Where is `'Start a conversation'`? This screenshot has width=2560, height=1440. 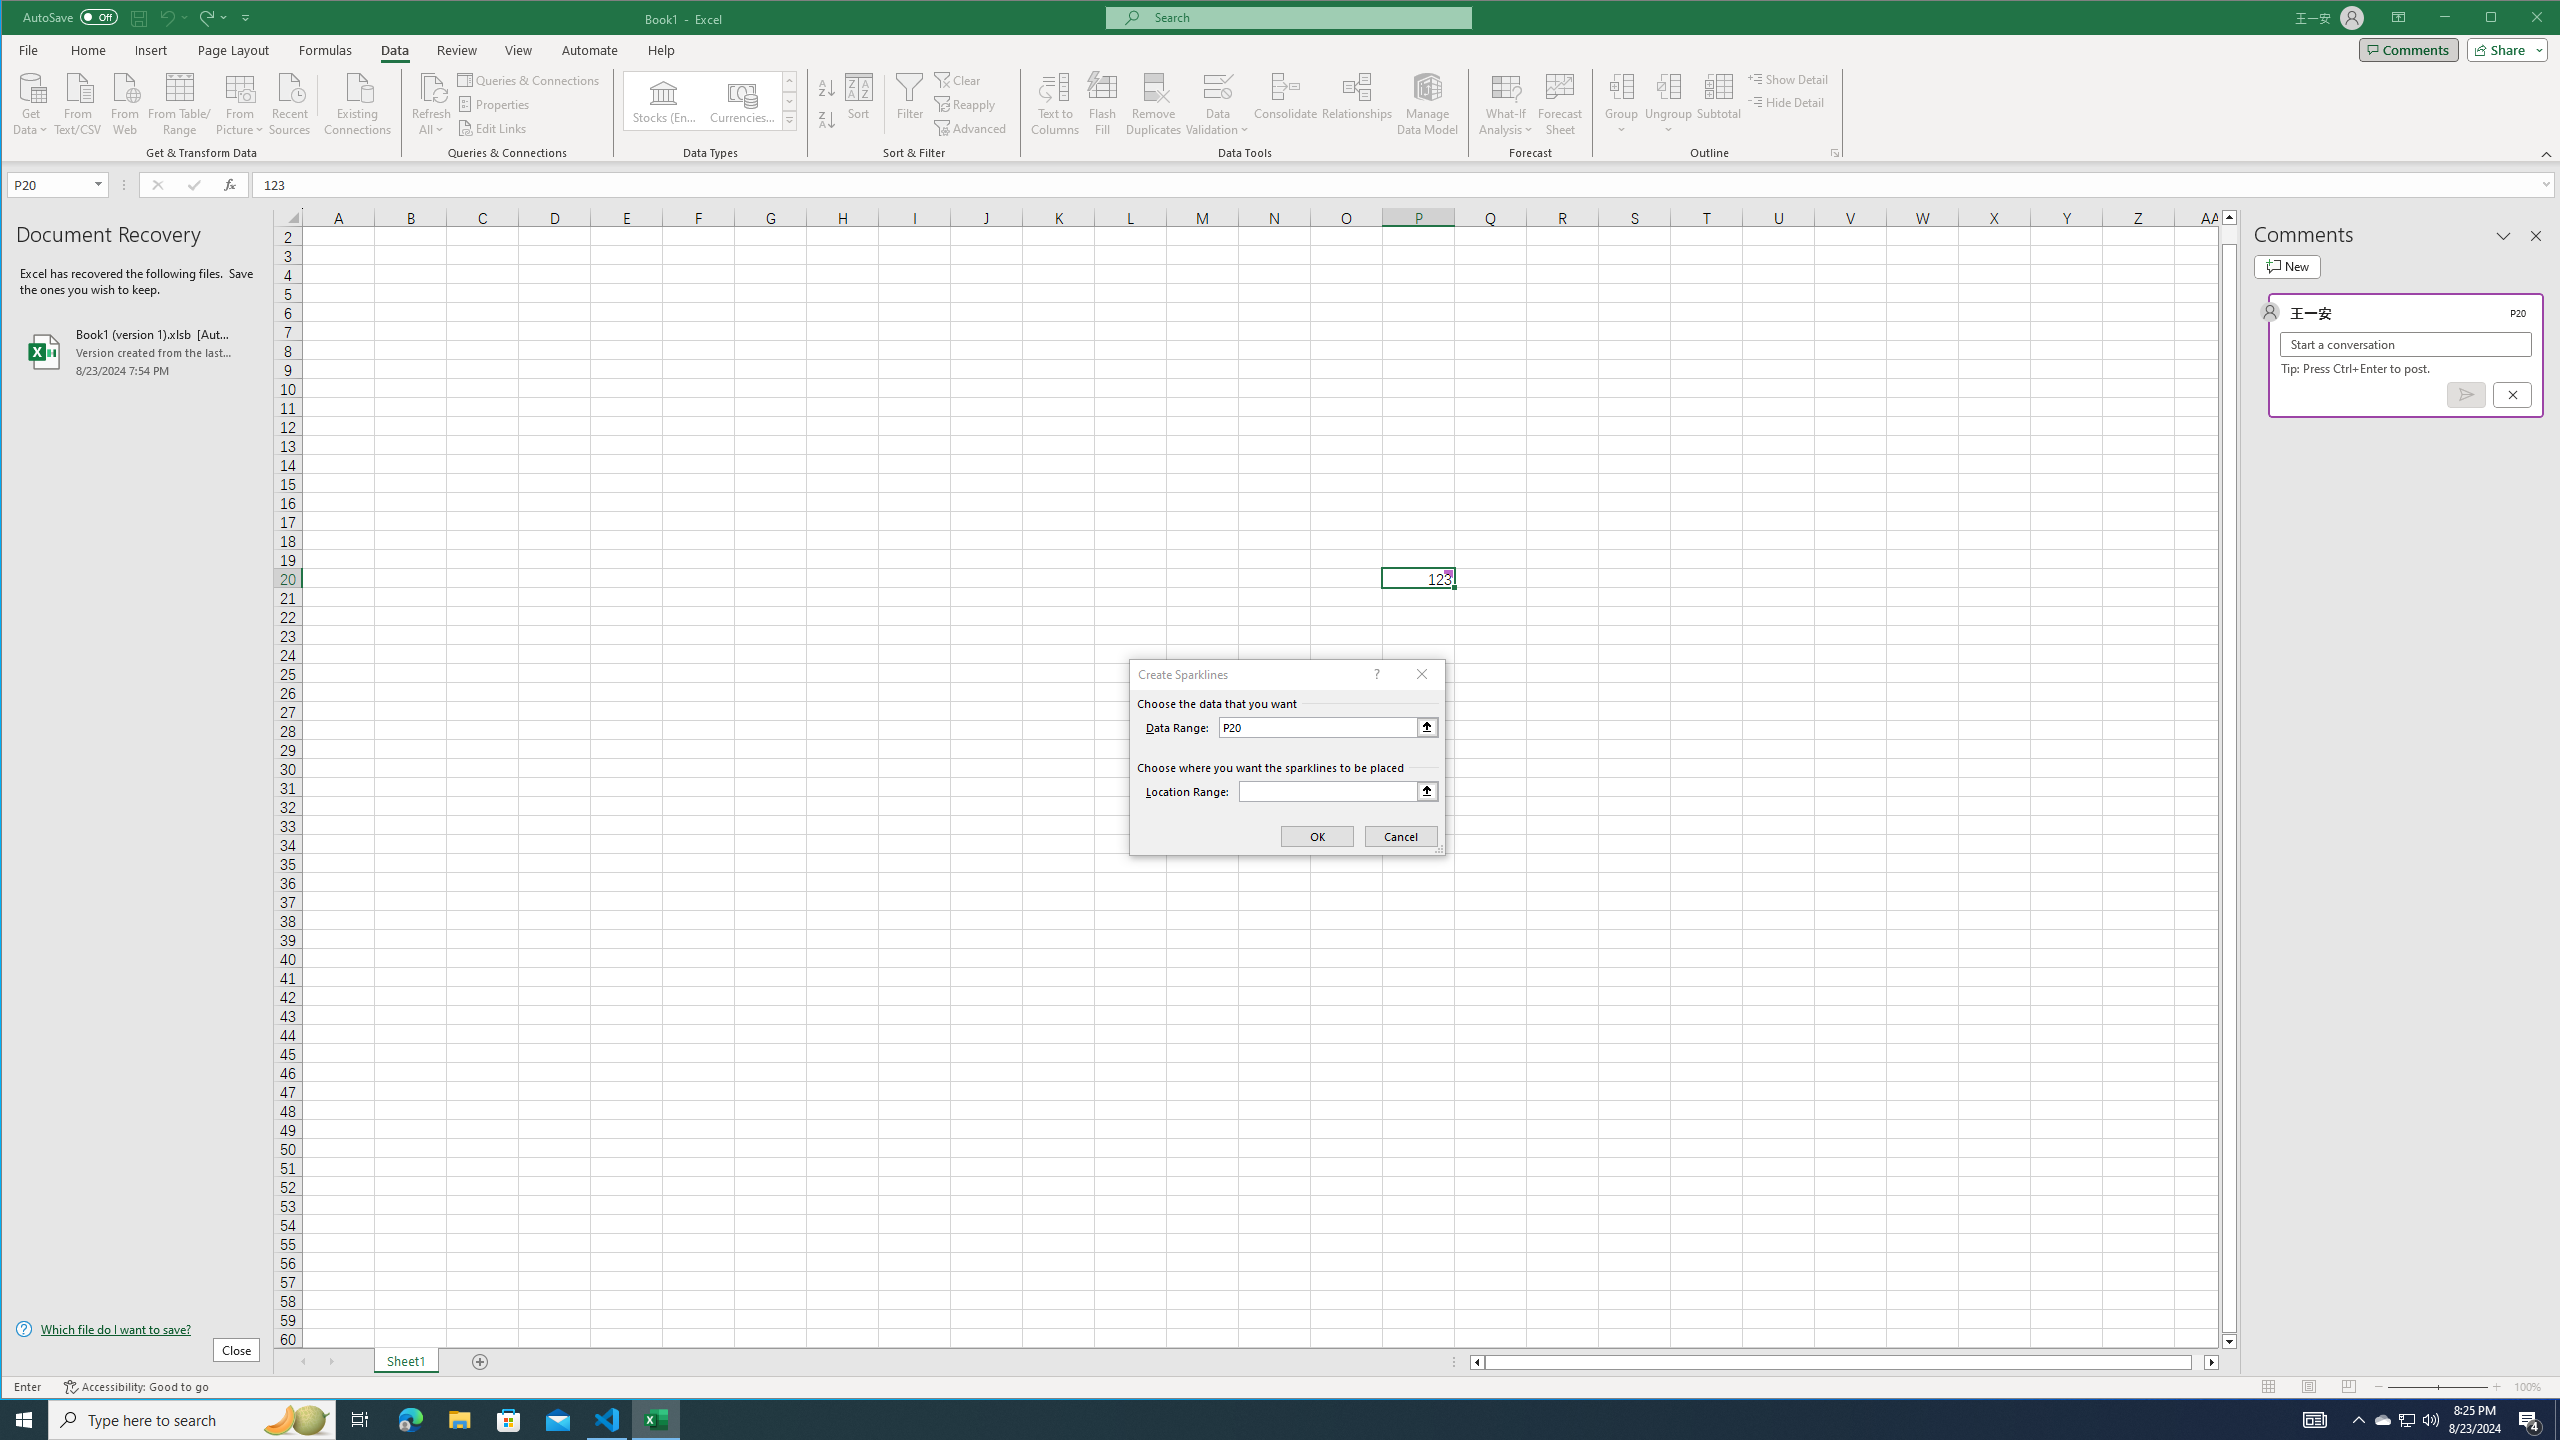
'Start a conversation' is located at coordinates (2405, 344).